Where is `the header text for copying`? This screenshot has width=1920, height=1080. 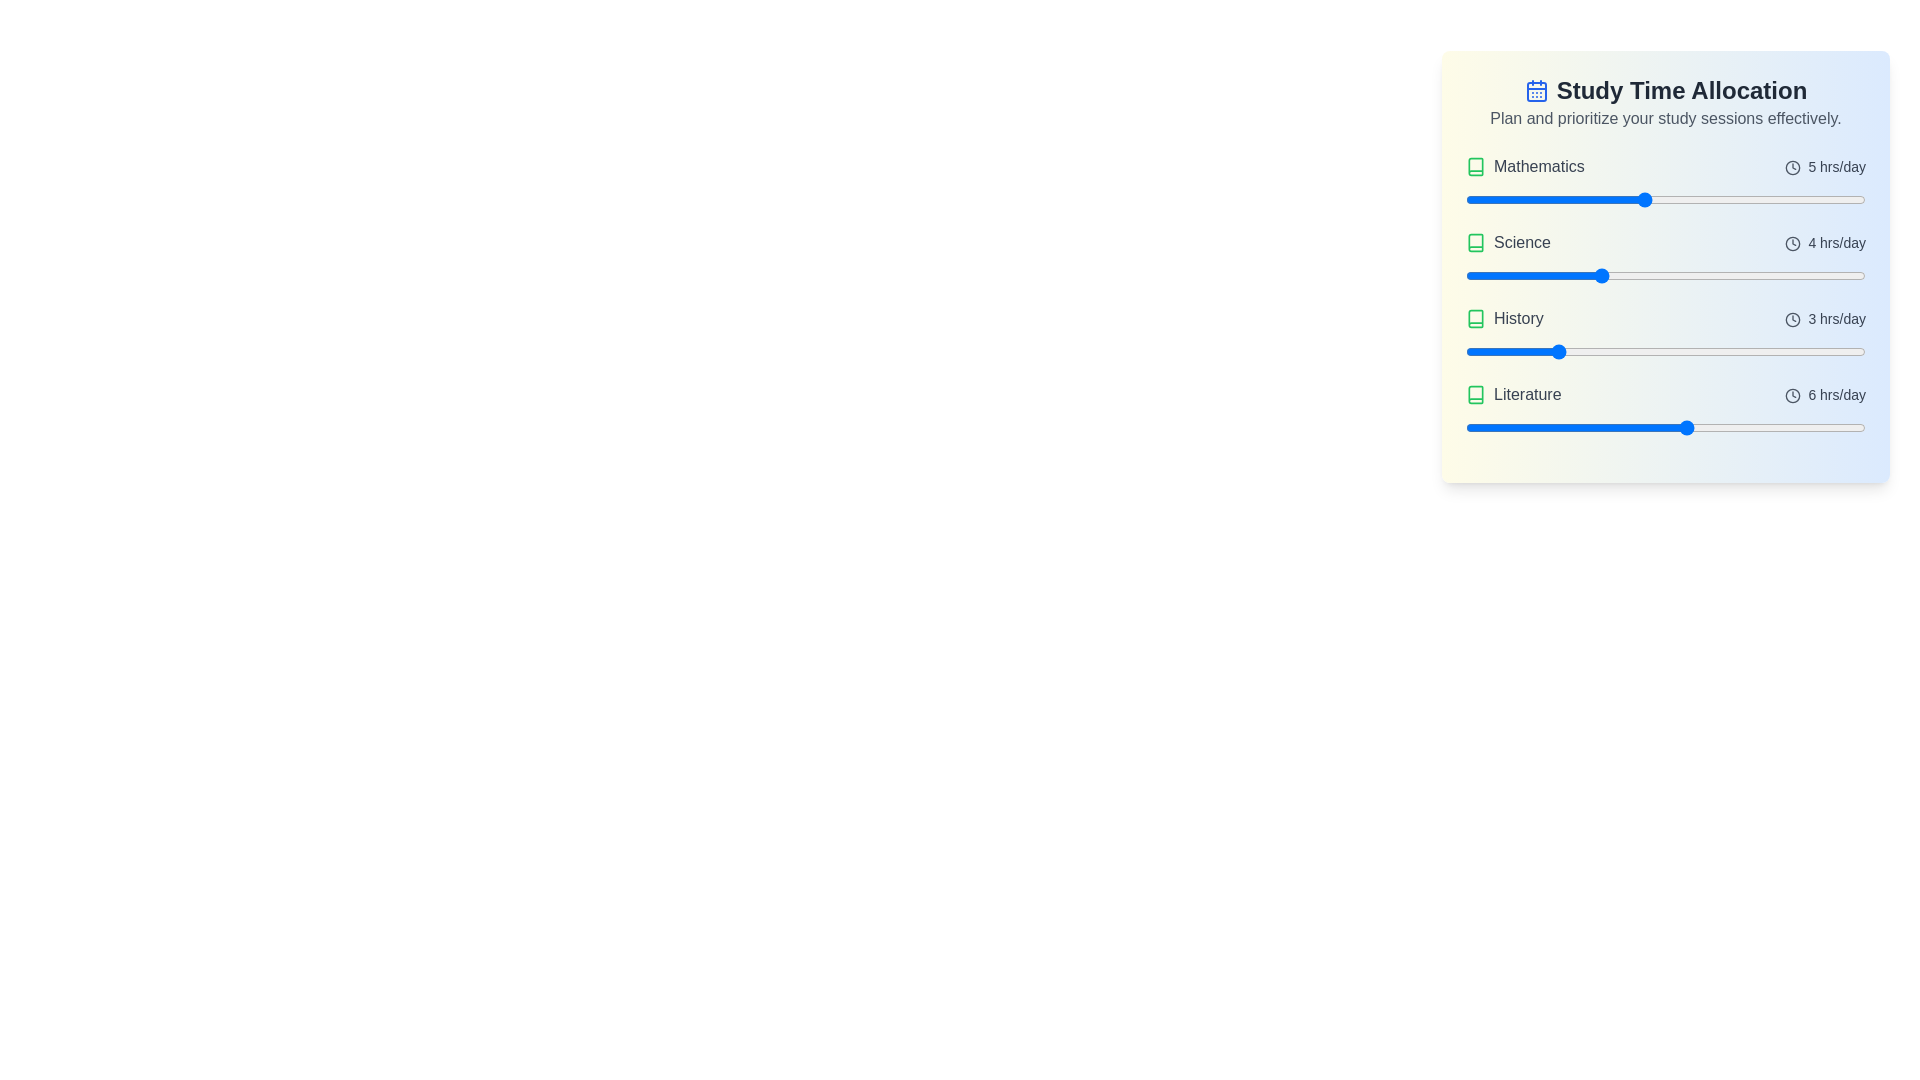
the header text for copying is located at coordinates (1665, 91).